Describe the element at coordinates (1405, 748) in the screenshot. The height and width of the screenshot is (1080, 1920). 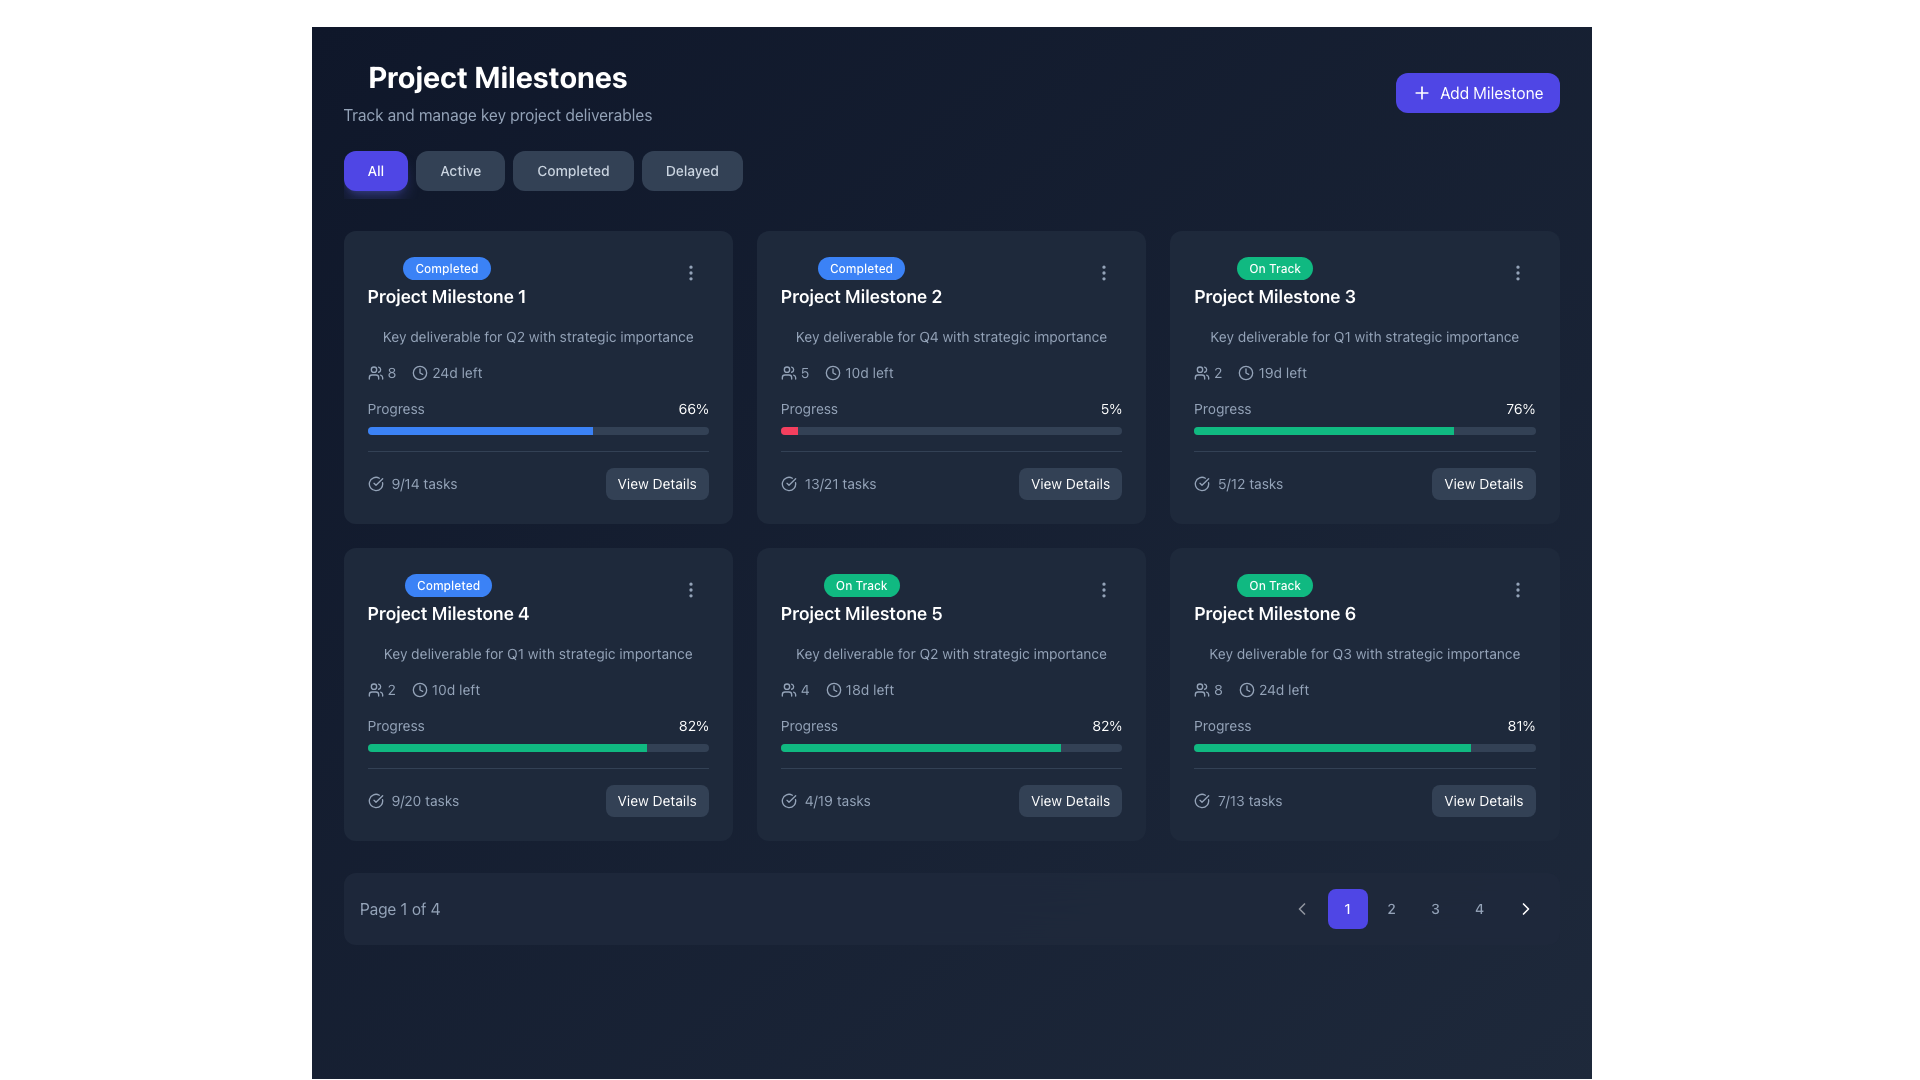
I see `the progress of Project Milestone 6` at that location.